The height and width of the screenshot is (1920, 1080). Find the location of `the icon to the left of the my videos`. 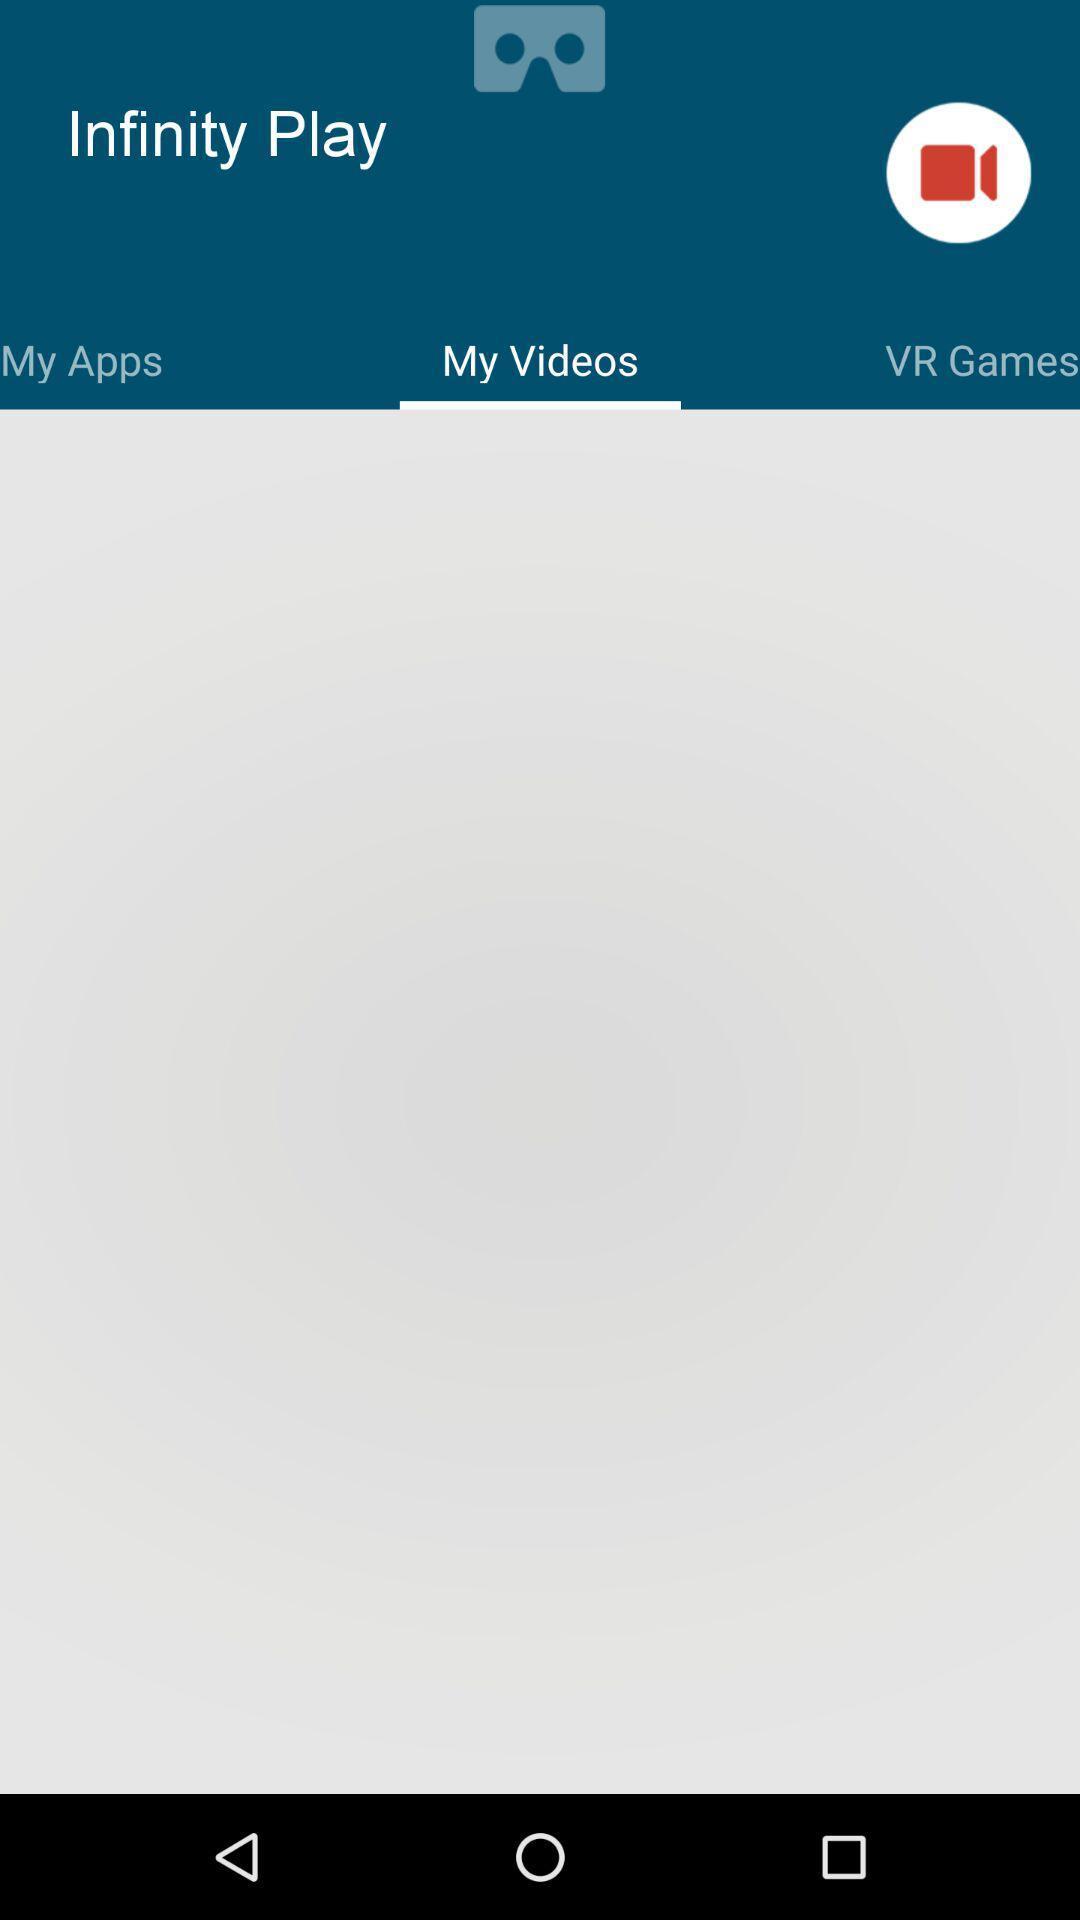

the icon to the left of the my videos is located at coordinates (80, 356).